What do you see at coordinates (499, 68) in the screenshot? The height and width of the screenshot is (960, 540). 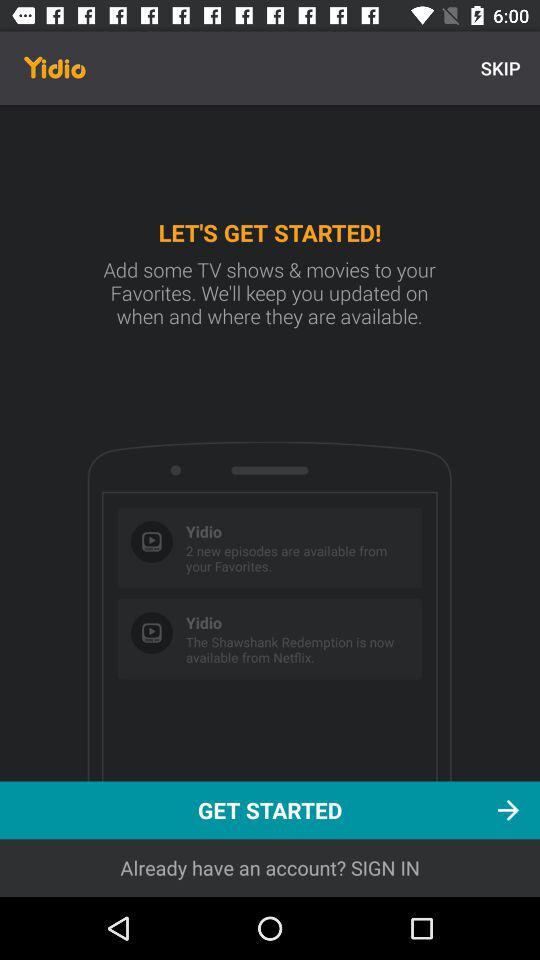 I see `the skip at the top right corner` at bounding box center [499, 68].